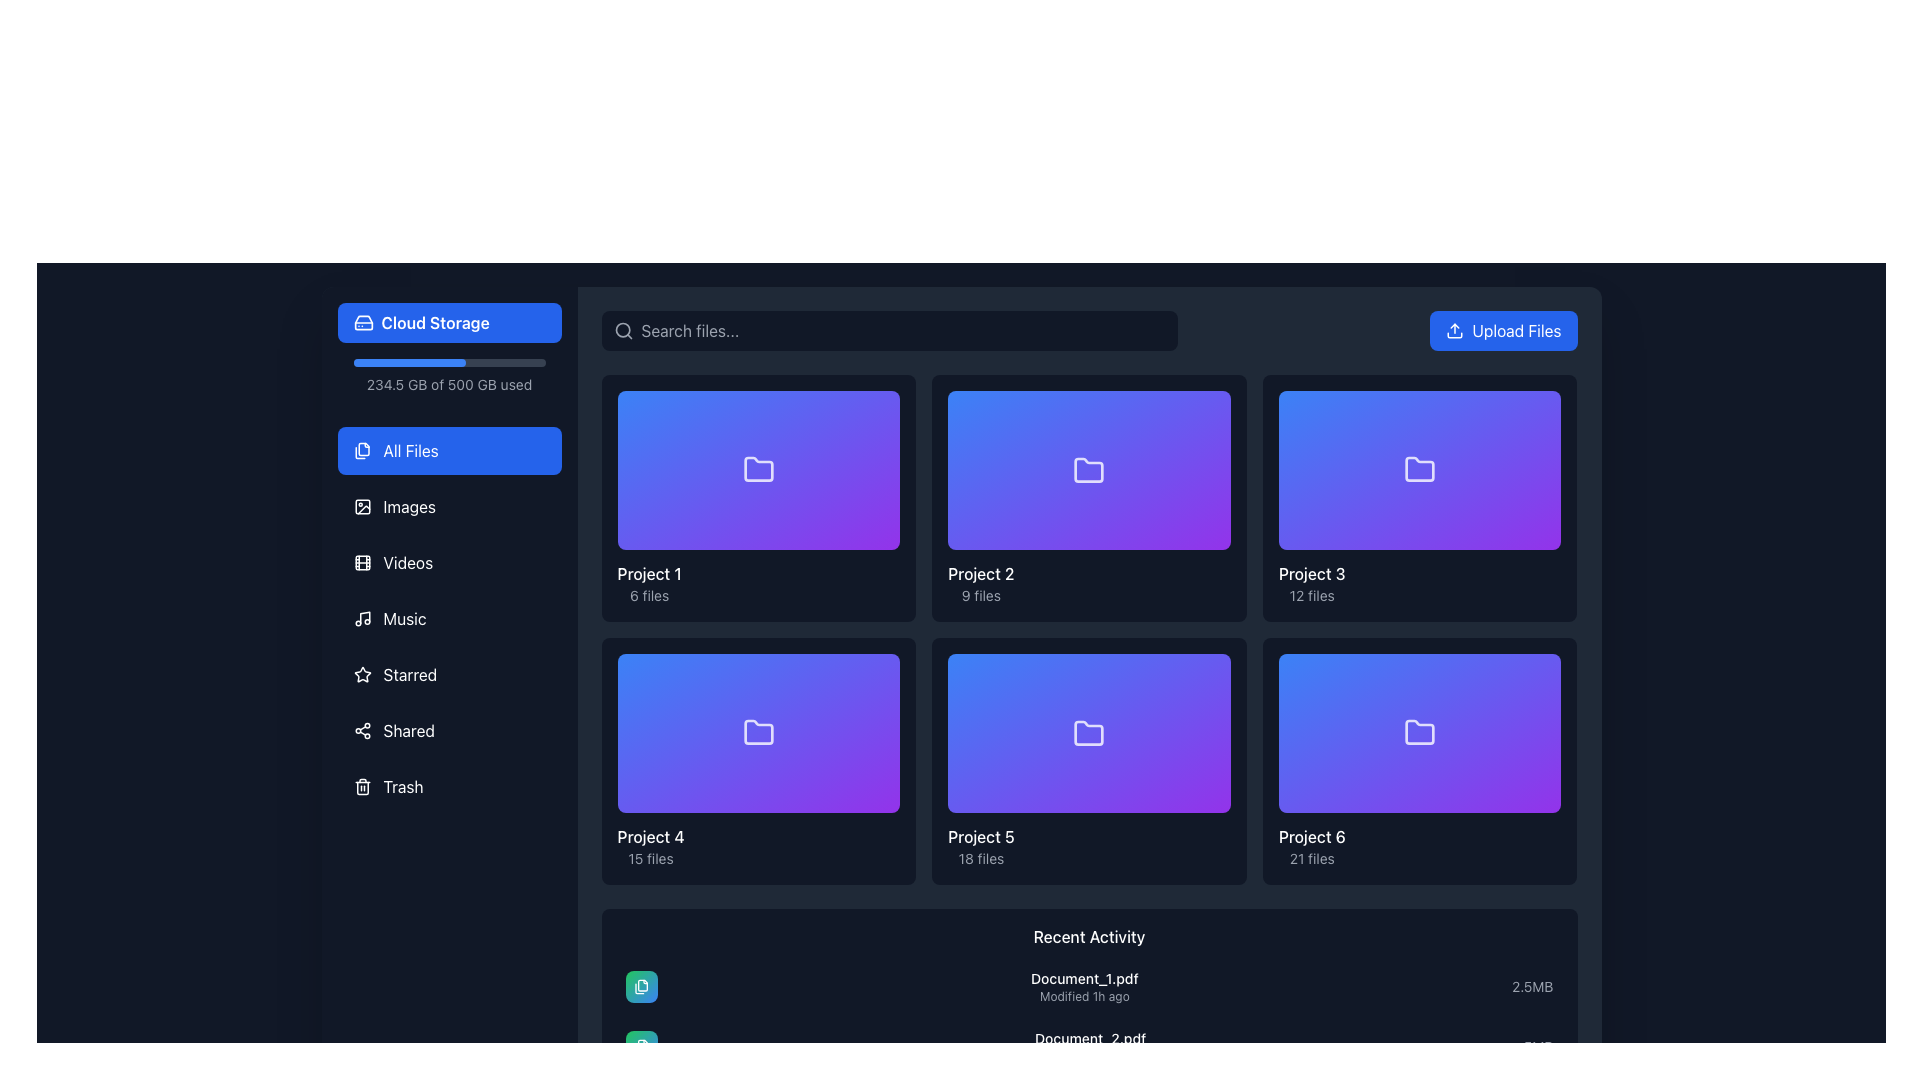  I want to click on the second interactive card, so click(1088, 497).